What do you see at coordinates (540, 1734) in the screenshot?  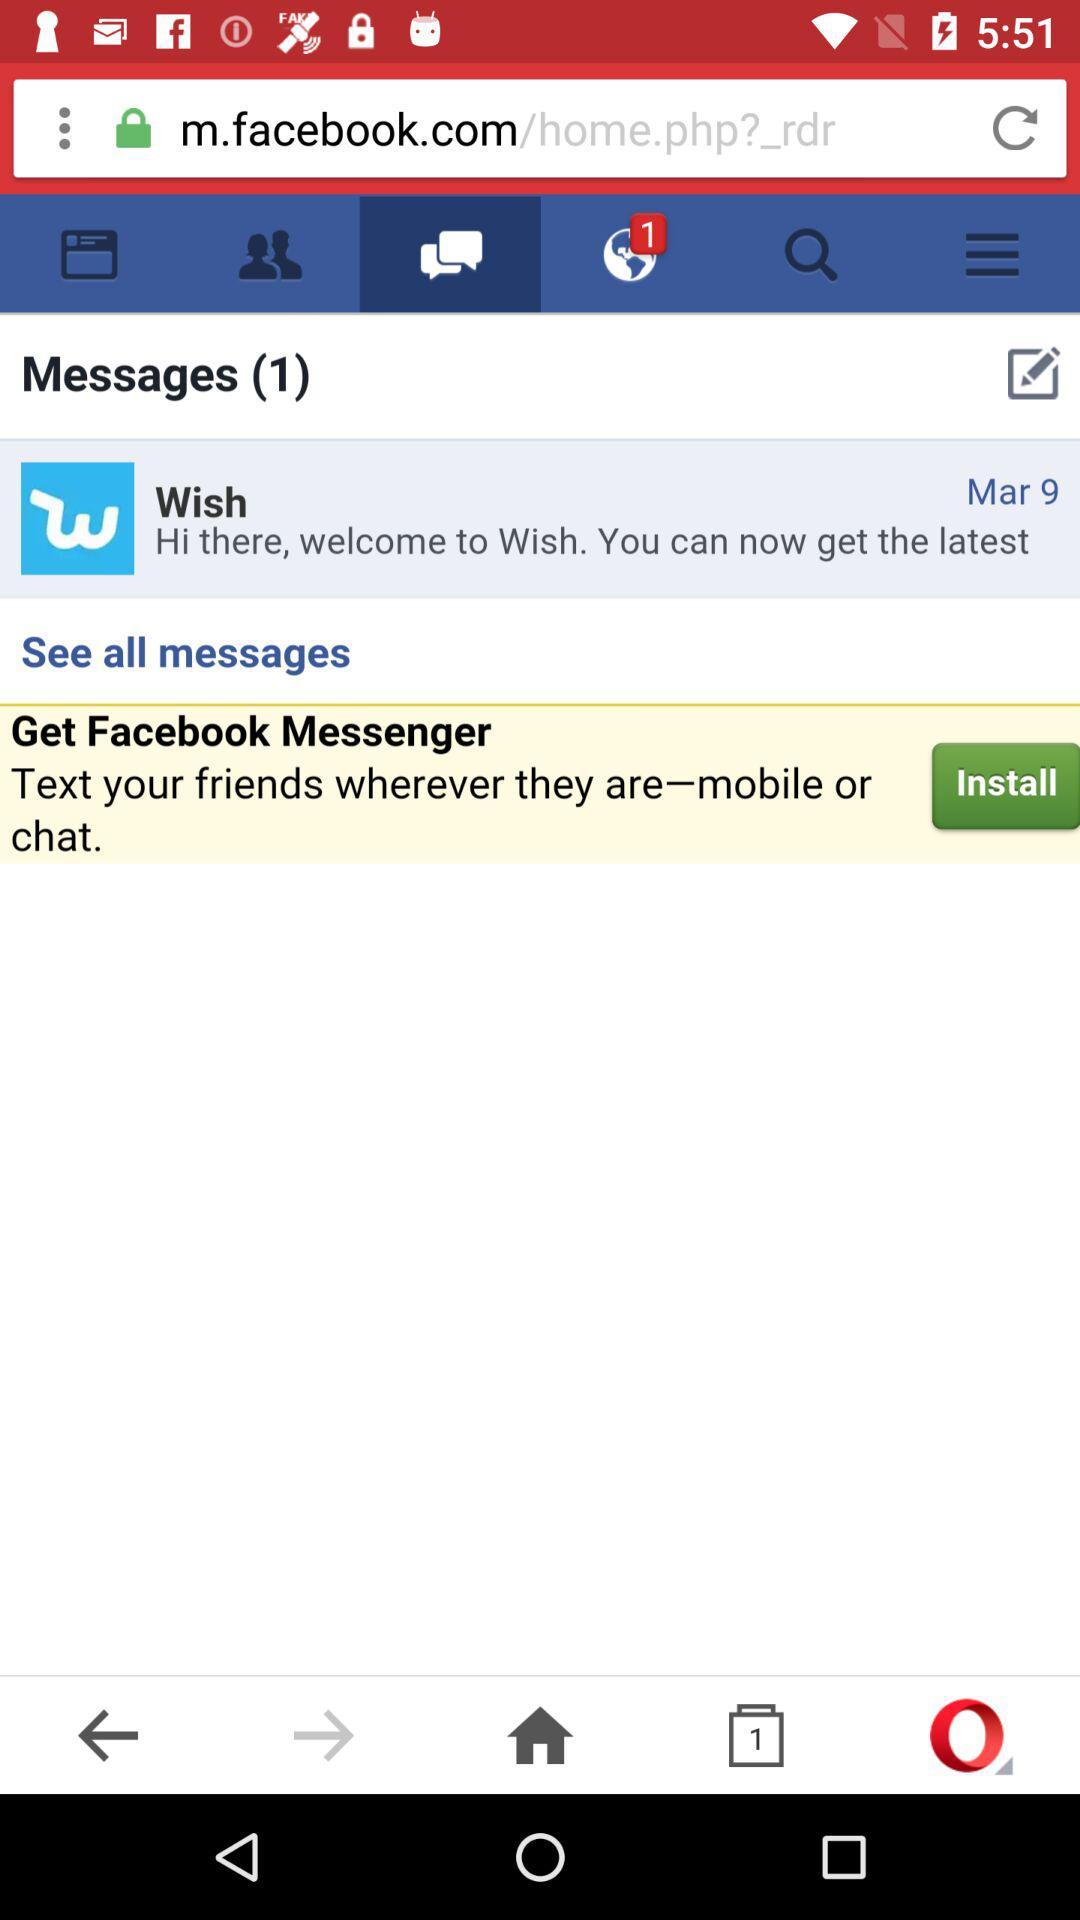 I see `the home icon` at bounding box center [540, 1734].